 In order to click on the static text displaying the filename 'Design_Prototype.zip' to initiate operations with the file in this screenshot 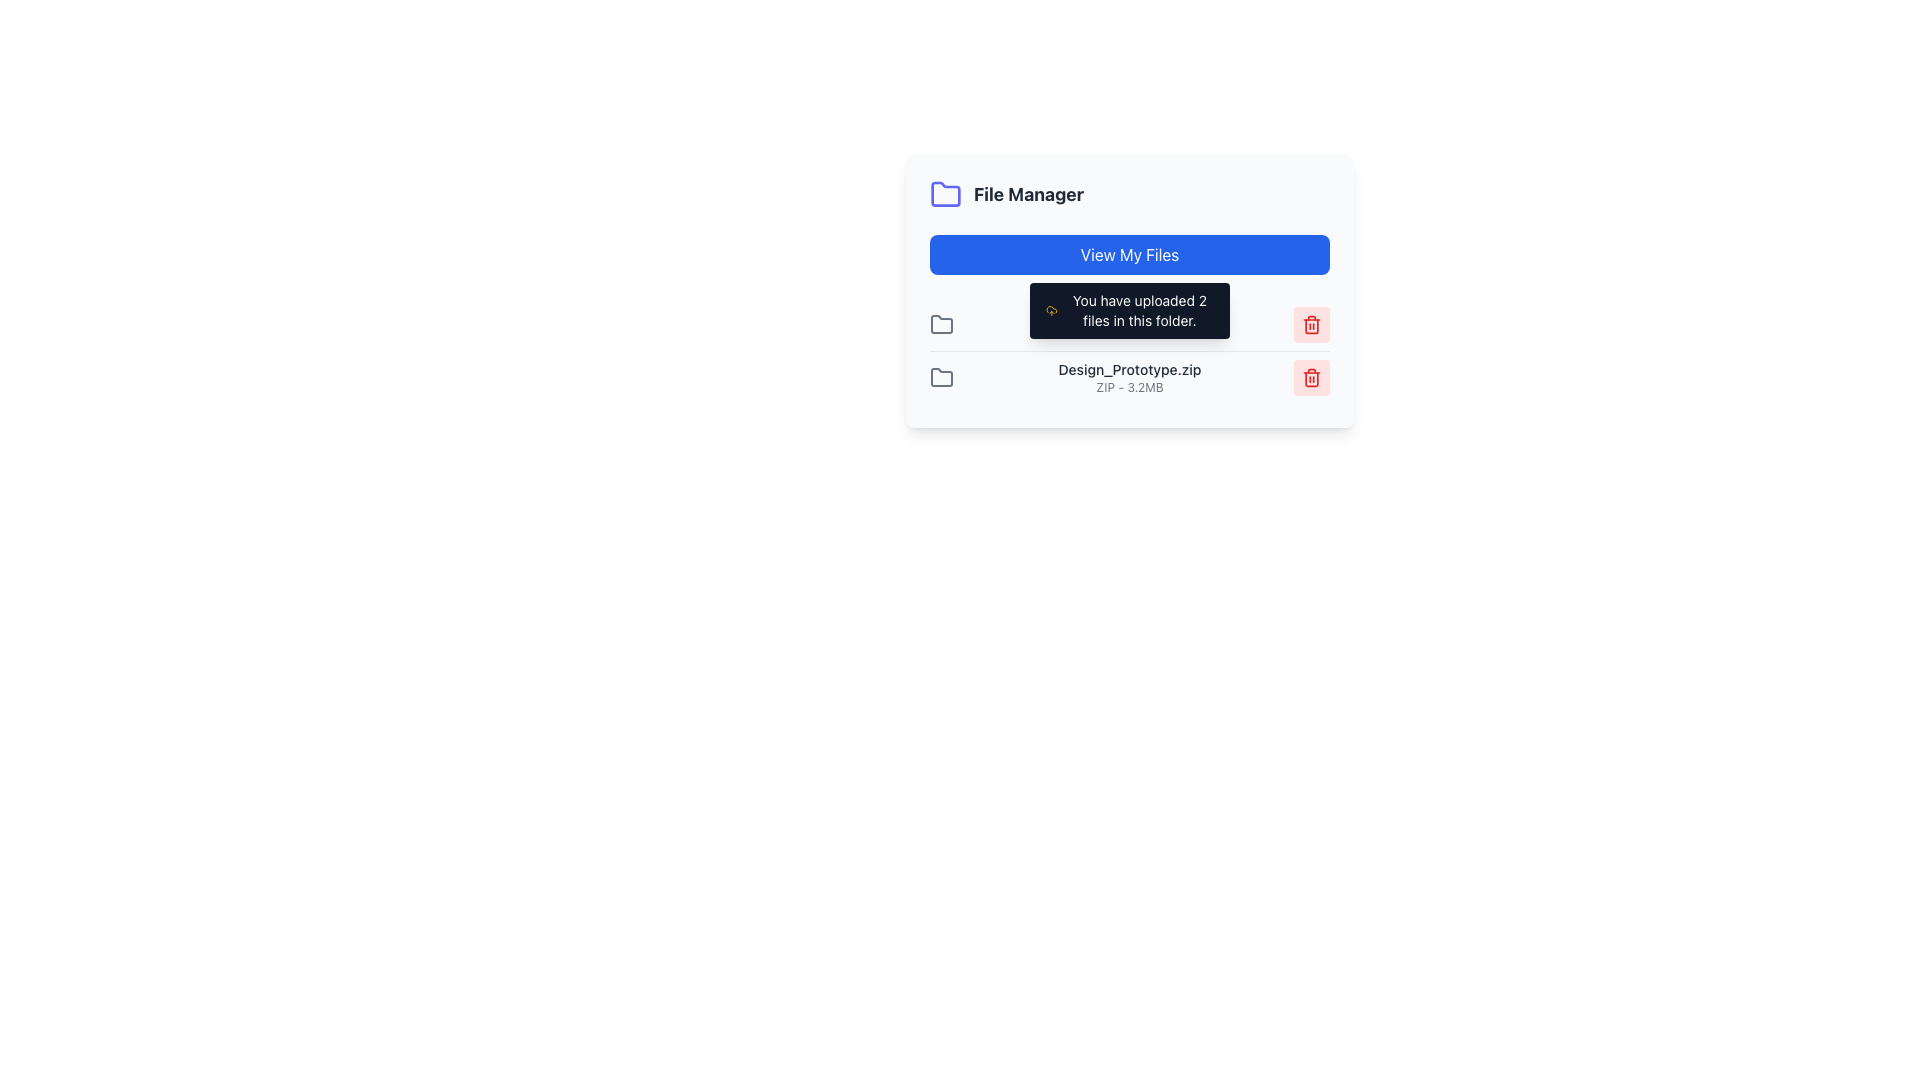, I will do `click(1129, 378)`.